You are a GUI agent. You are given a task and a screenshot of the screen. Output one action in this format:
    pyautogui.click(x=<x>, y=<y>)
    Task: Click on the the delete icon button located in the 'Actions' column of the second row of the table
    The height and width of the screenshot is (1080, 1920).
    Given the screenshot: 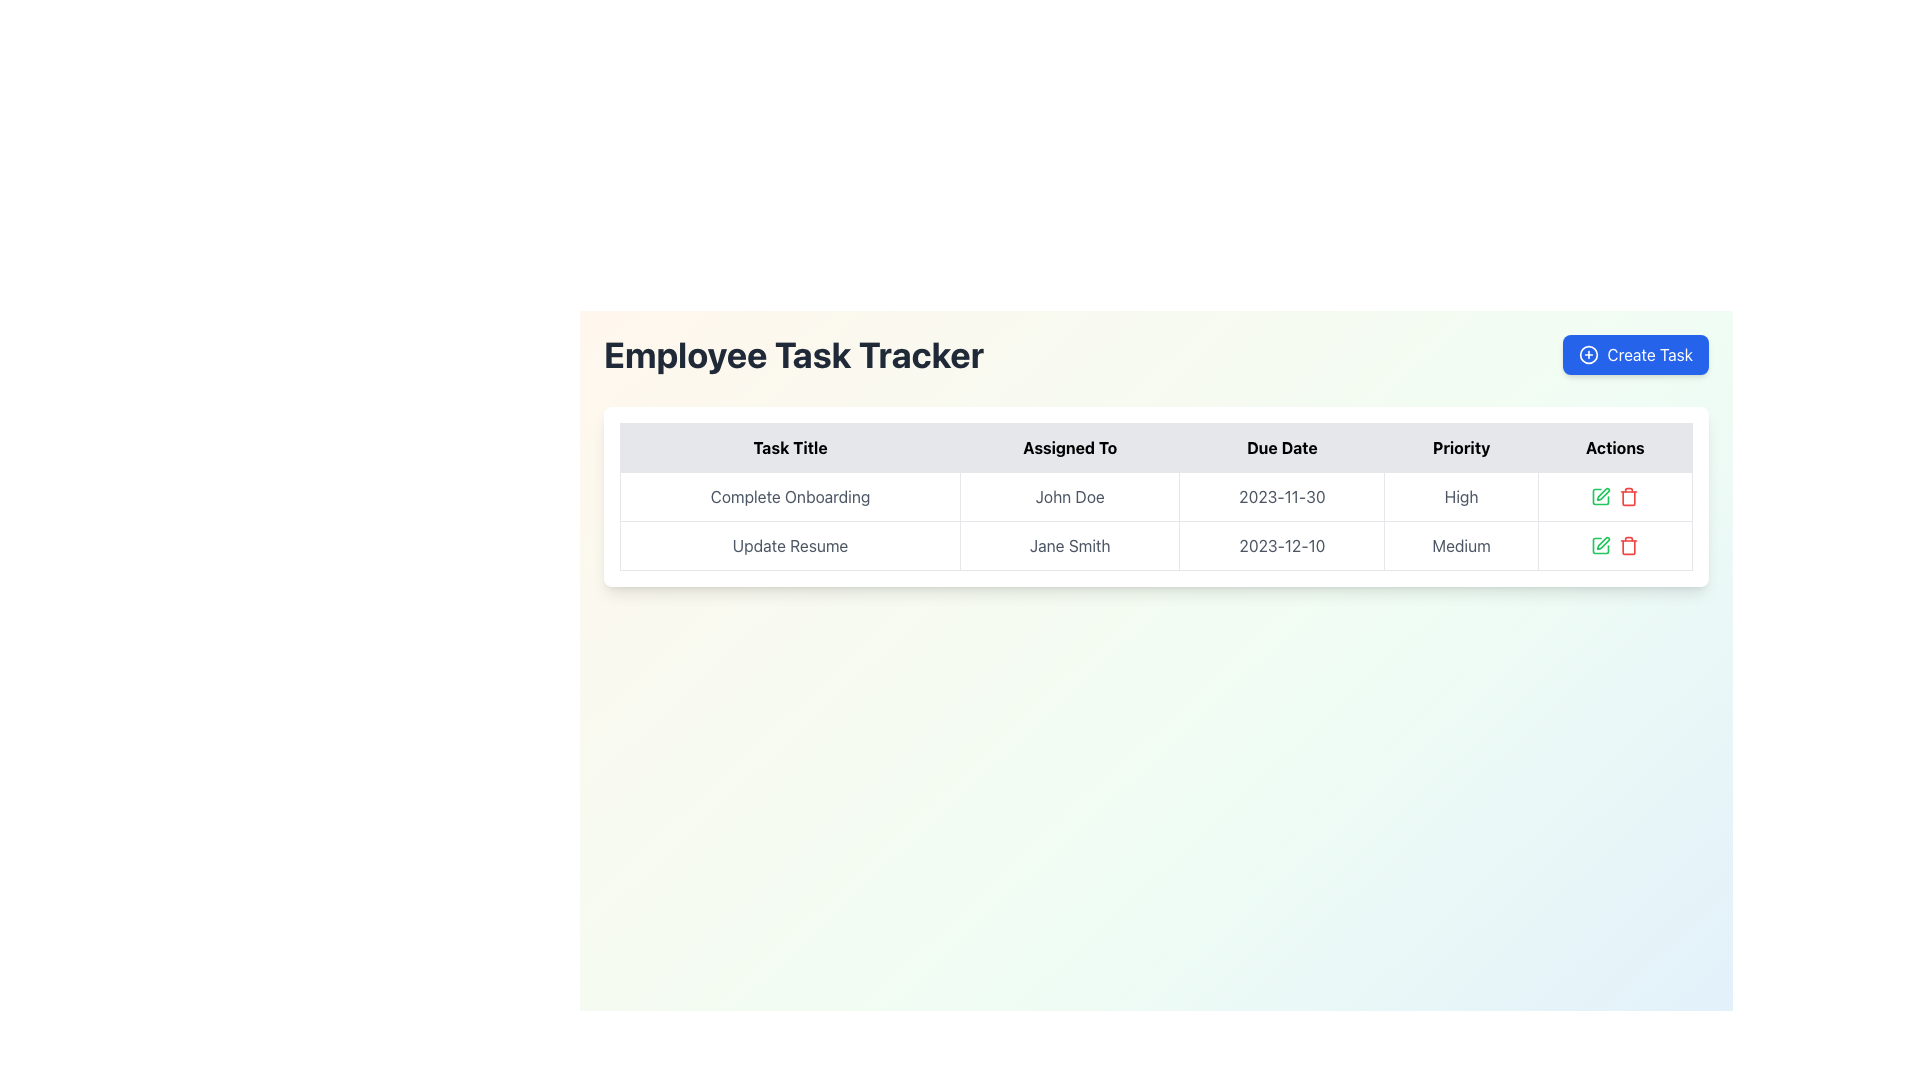 What is the action you would take?
    pyautogui.click(x=1629, y=546)
    